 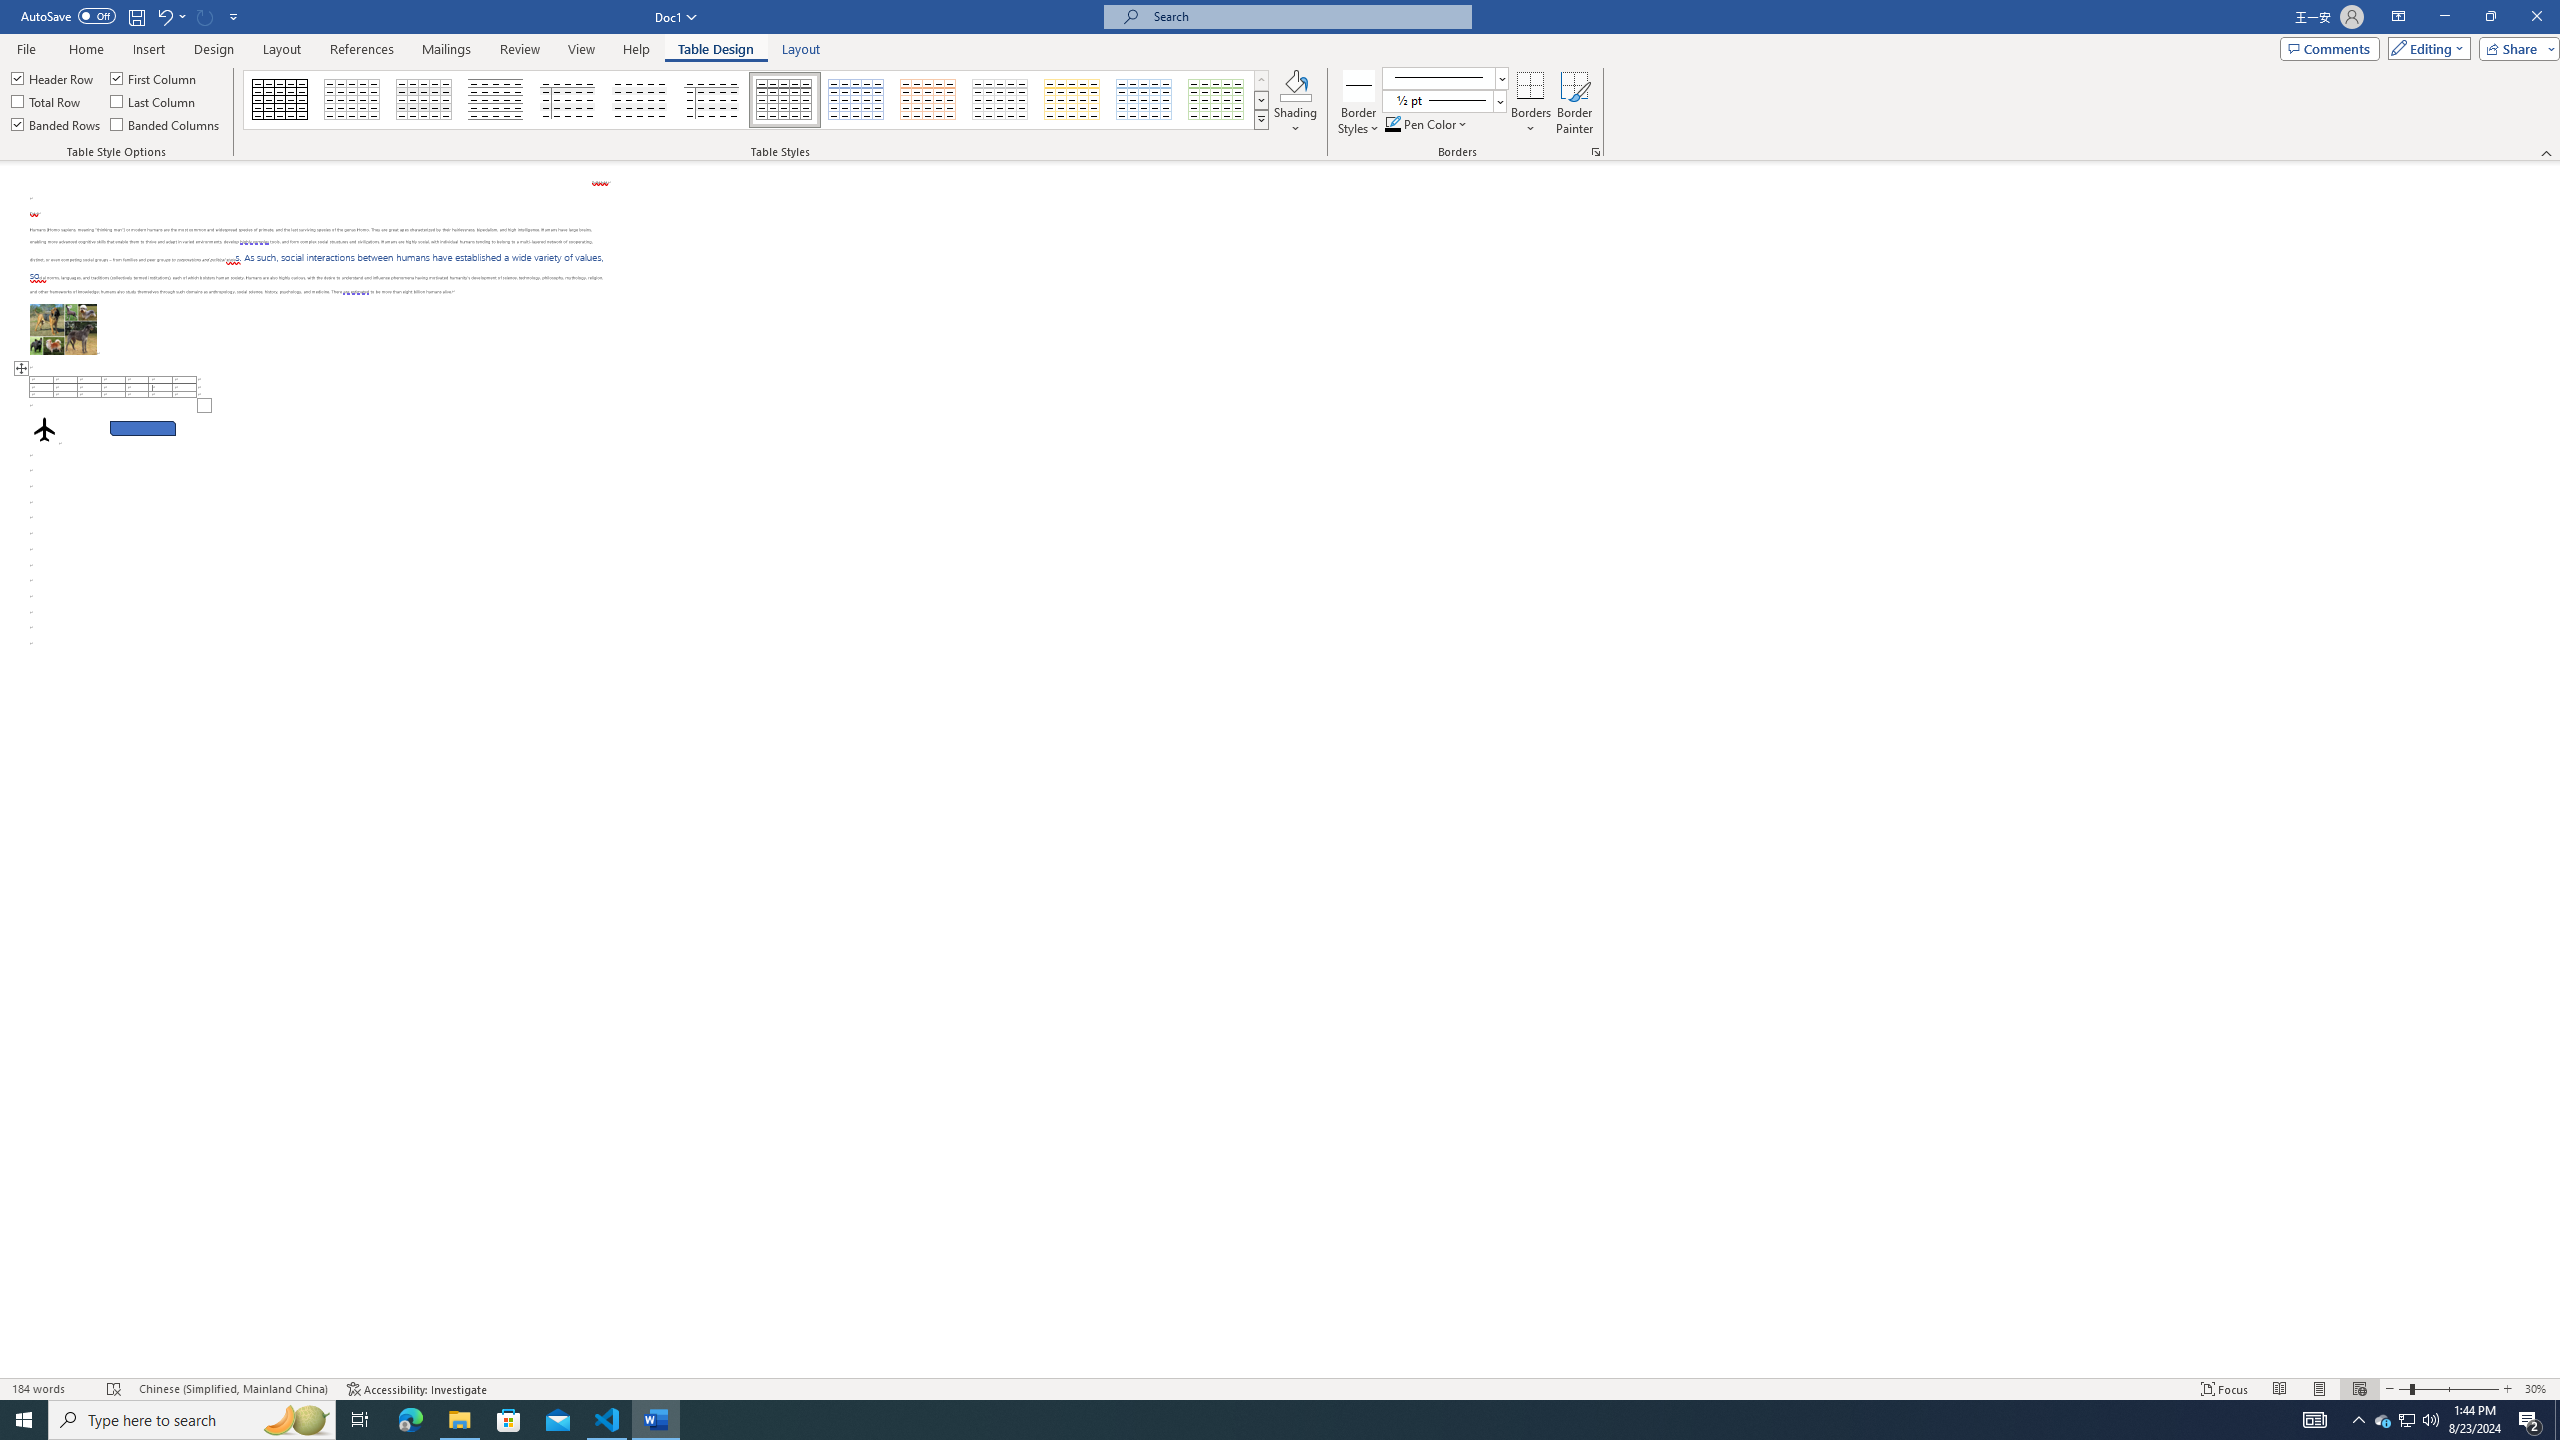 I want to click on 'Spelling and Grammar Check Errors', so click(x=114, y=1389).